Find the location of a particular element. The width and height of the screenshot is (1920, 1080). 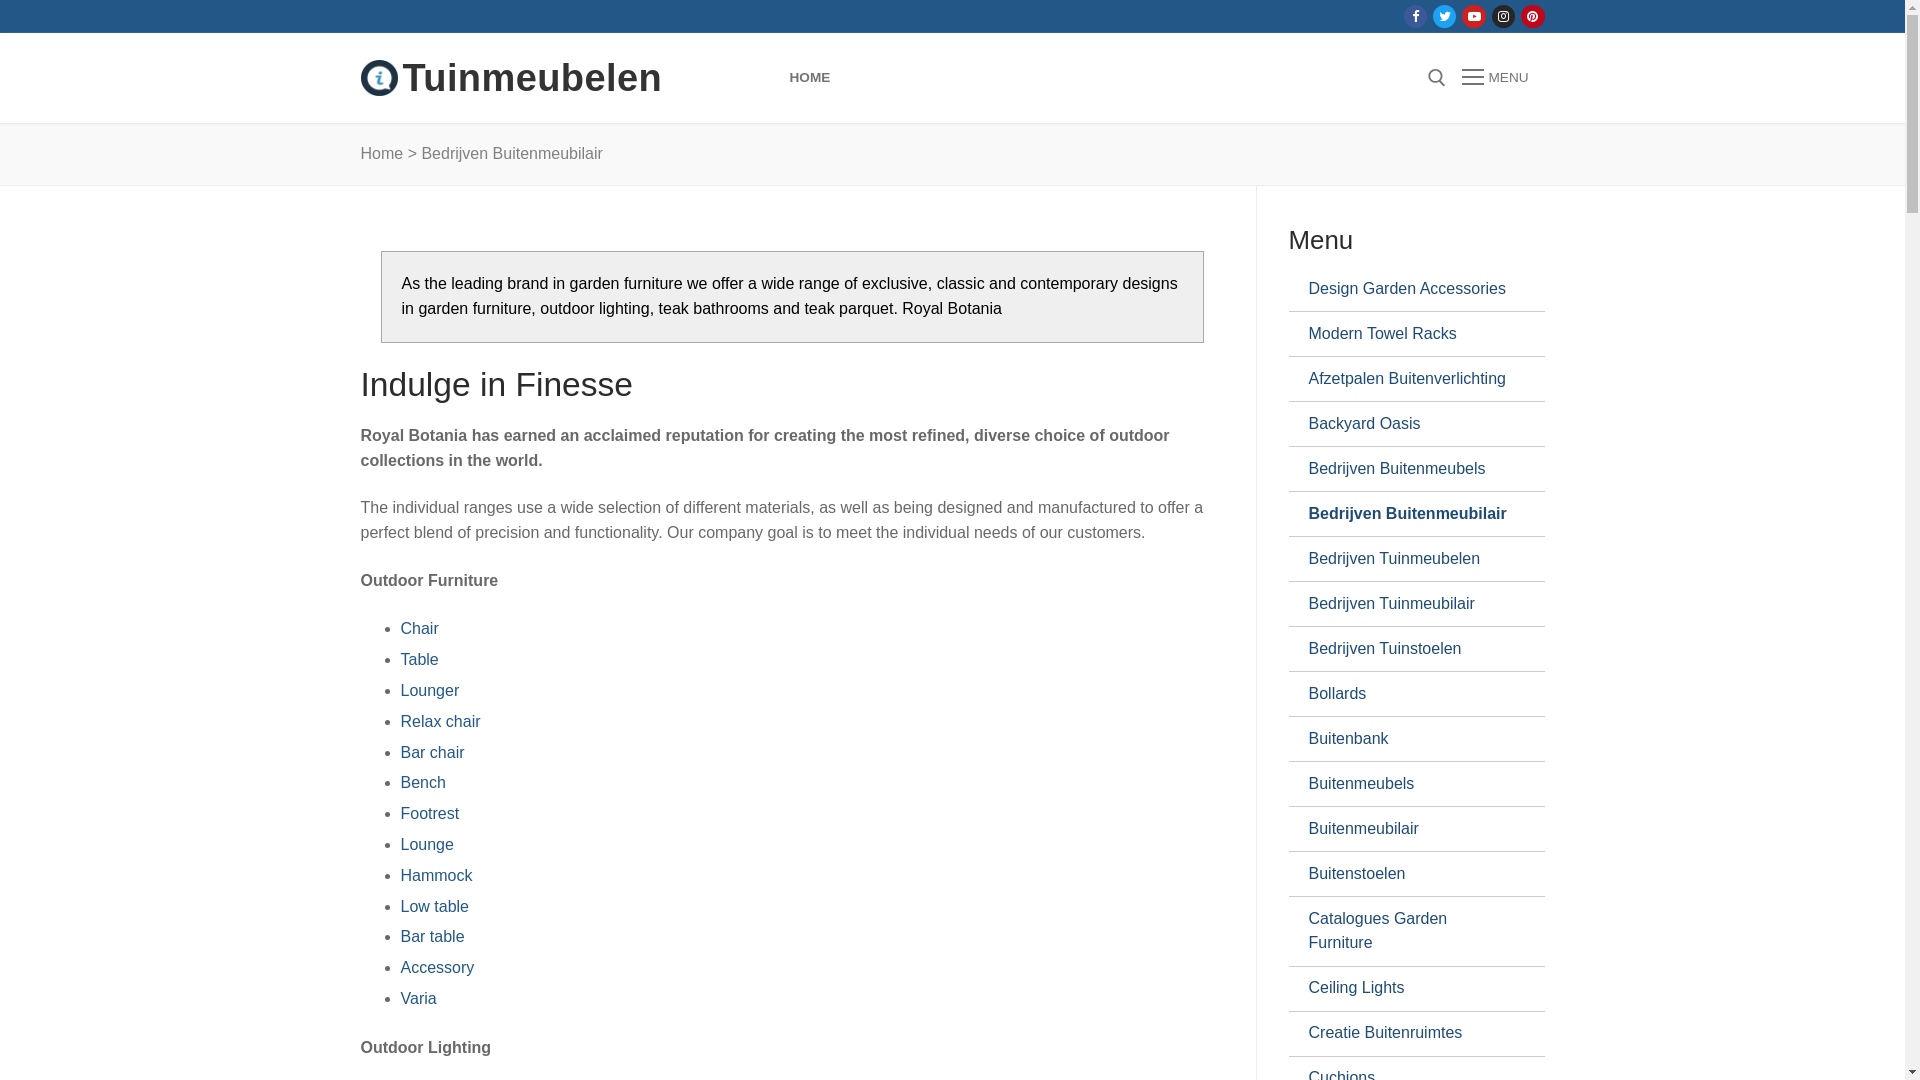

'HOME' is located at coordinates (809, 76).